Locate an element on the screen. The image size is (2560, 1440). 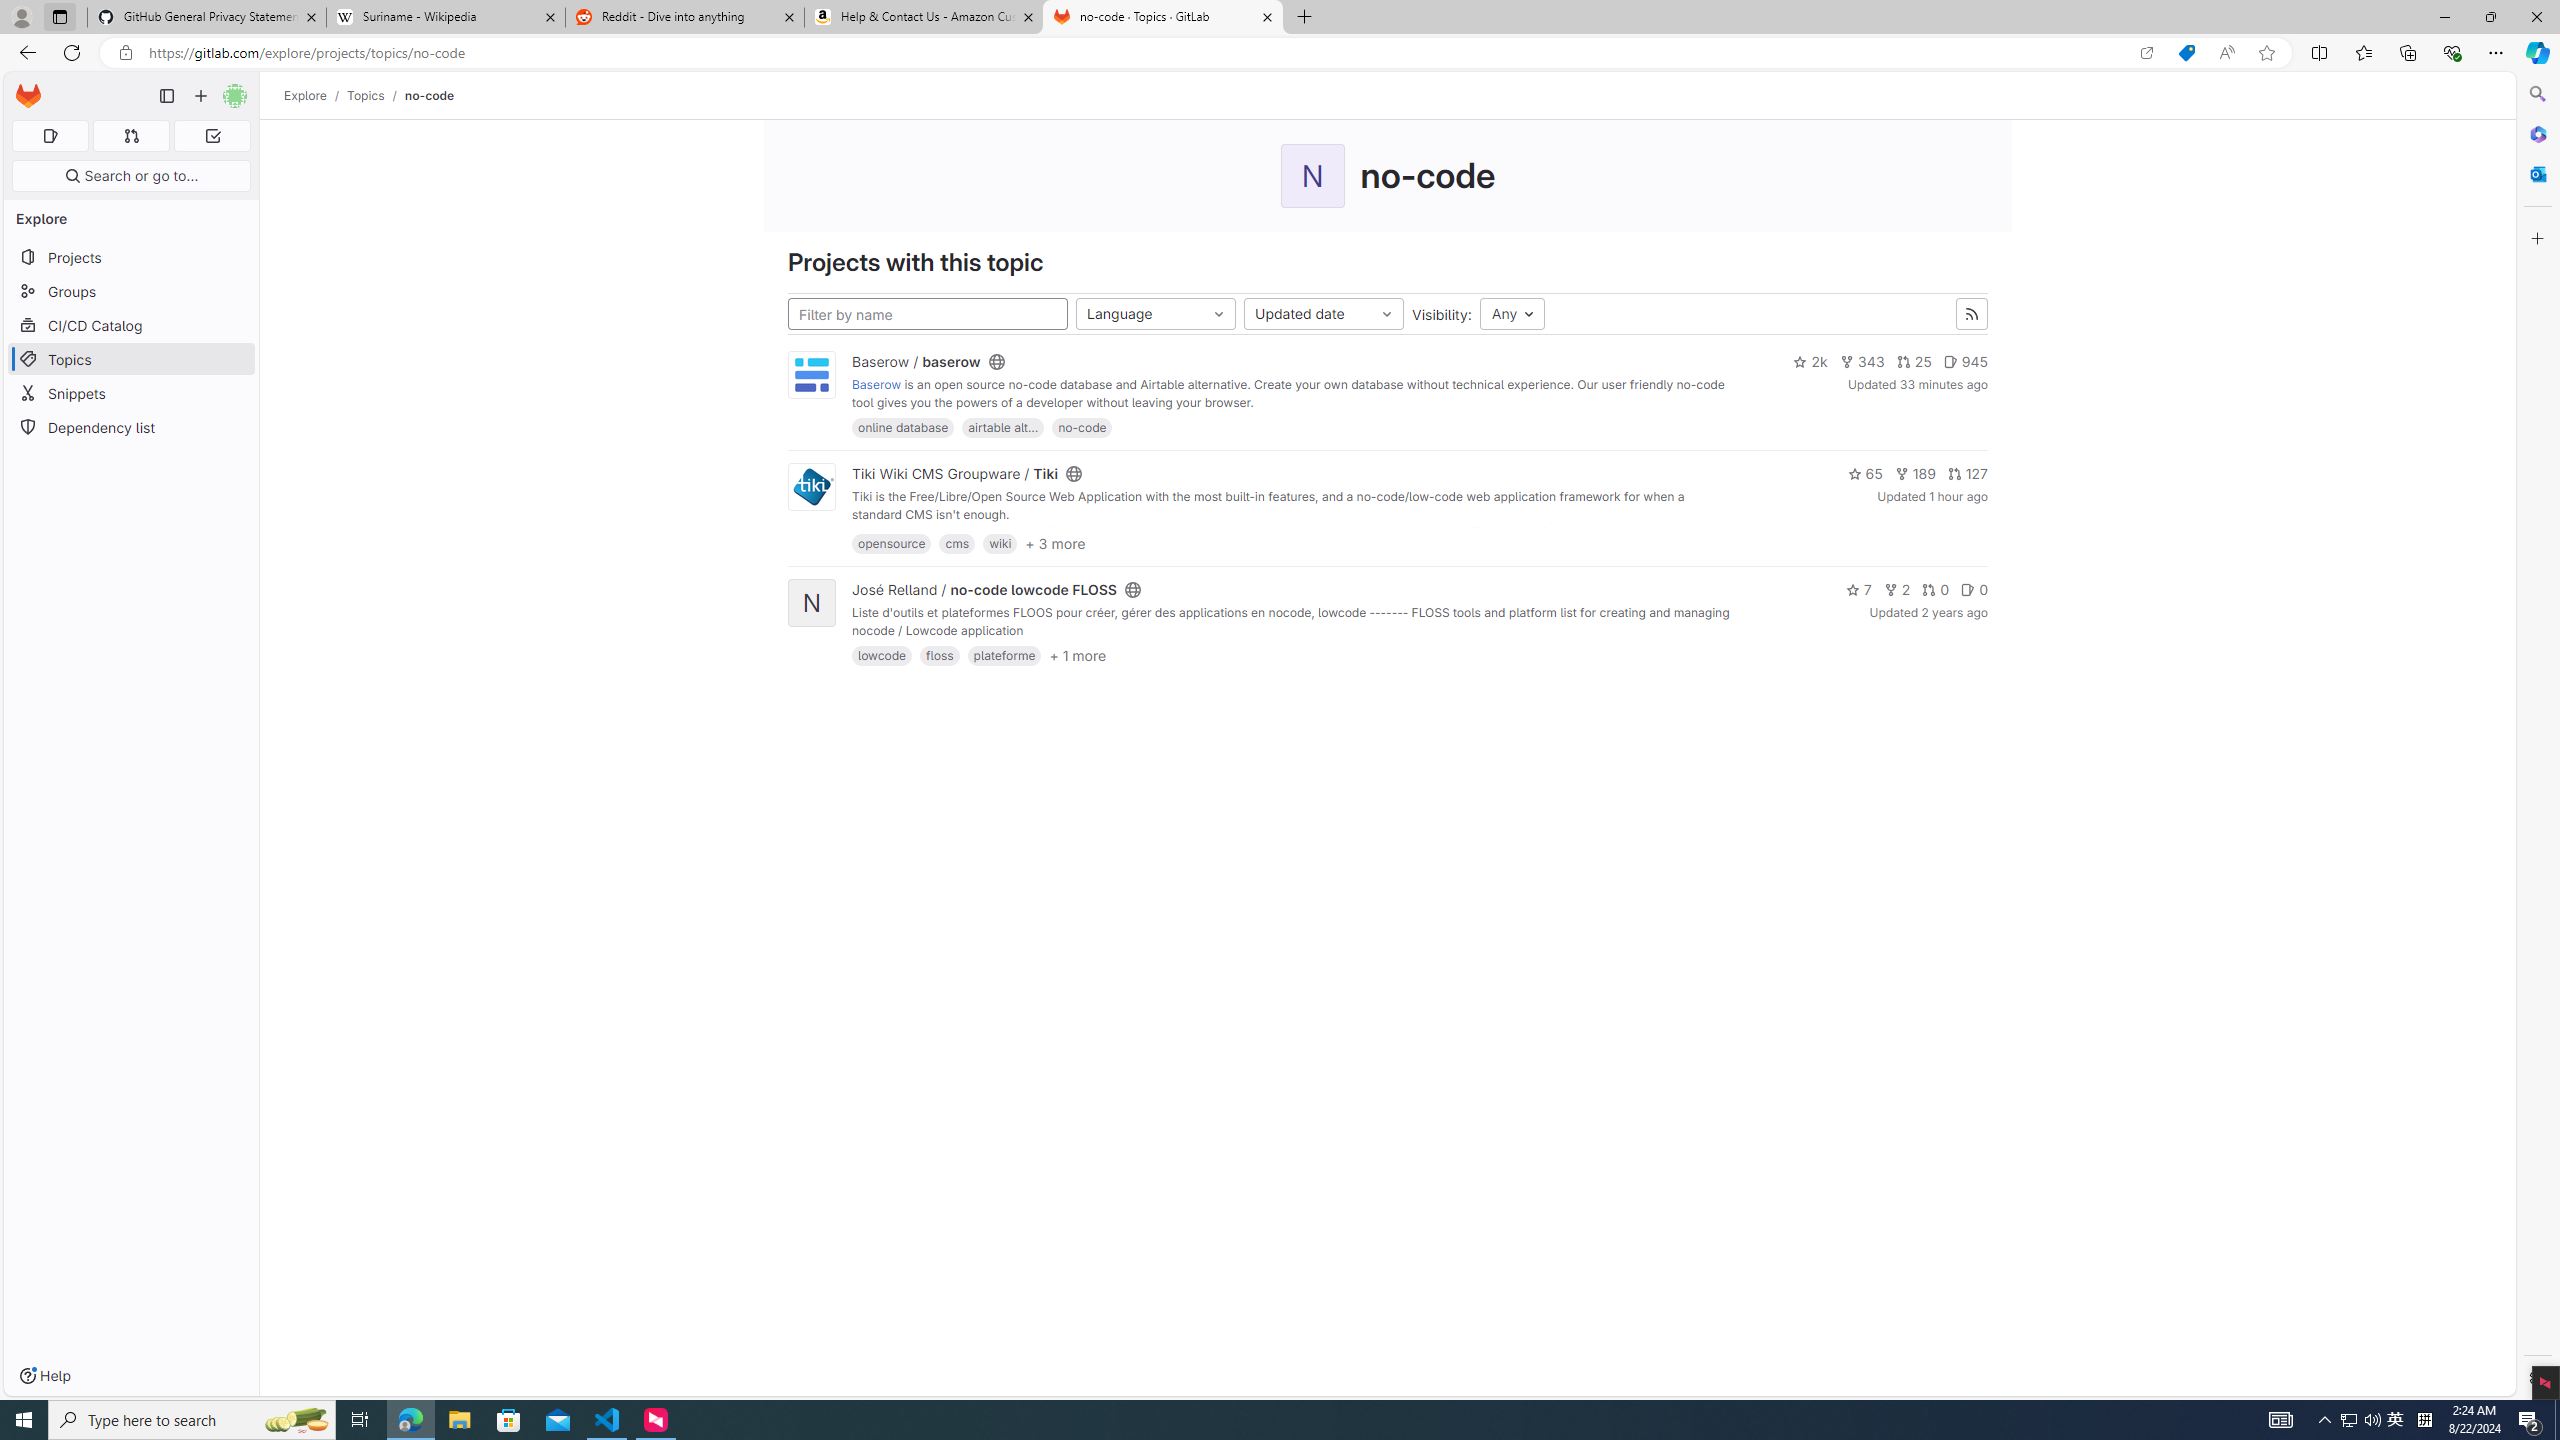
'343' is located at coordinates (1860, 361).